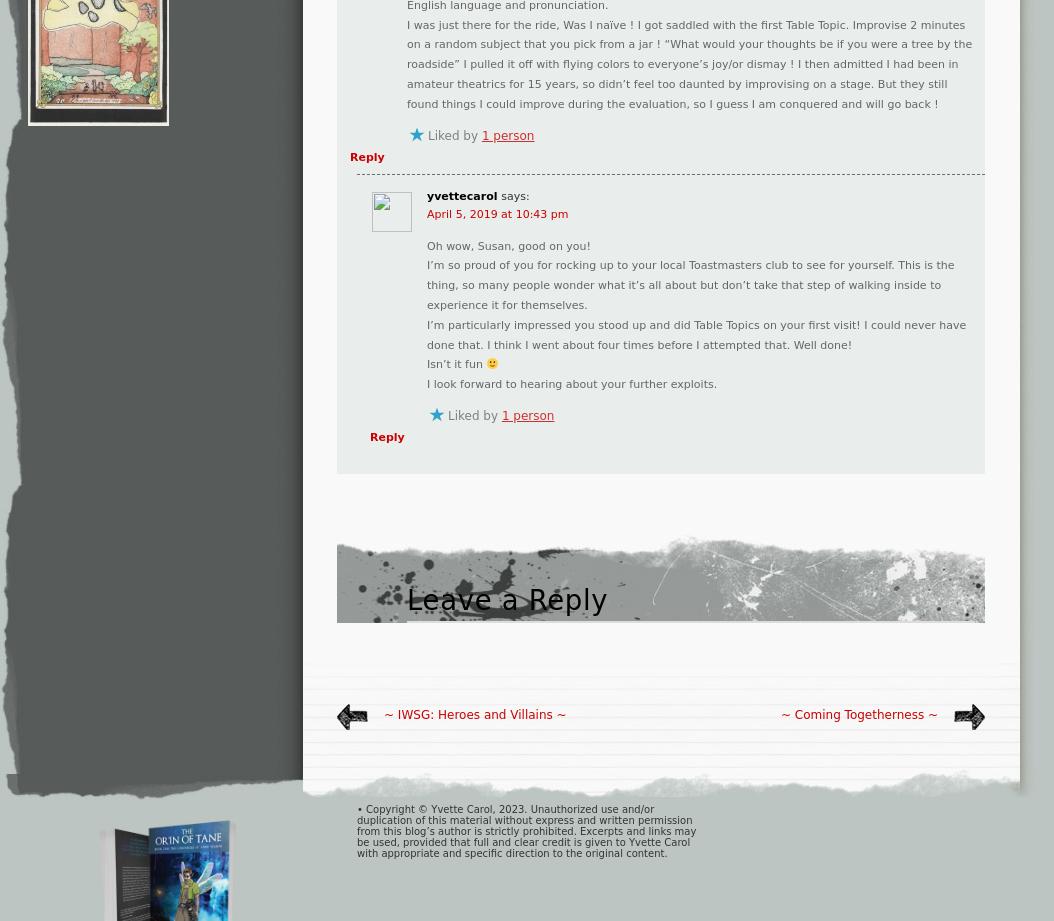 Image resolution: width=1054 pixels, height=921 pixels. What do you see at coordinates (426, 212) in the screenshot?
I see `'April 5, 2019 at 10:43 pm'` at bounding box center [426, 212].